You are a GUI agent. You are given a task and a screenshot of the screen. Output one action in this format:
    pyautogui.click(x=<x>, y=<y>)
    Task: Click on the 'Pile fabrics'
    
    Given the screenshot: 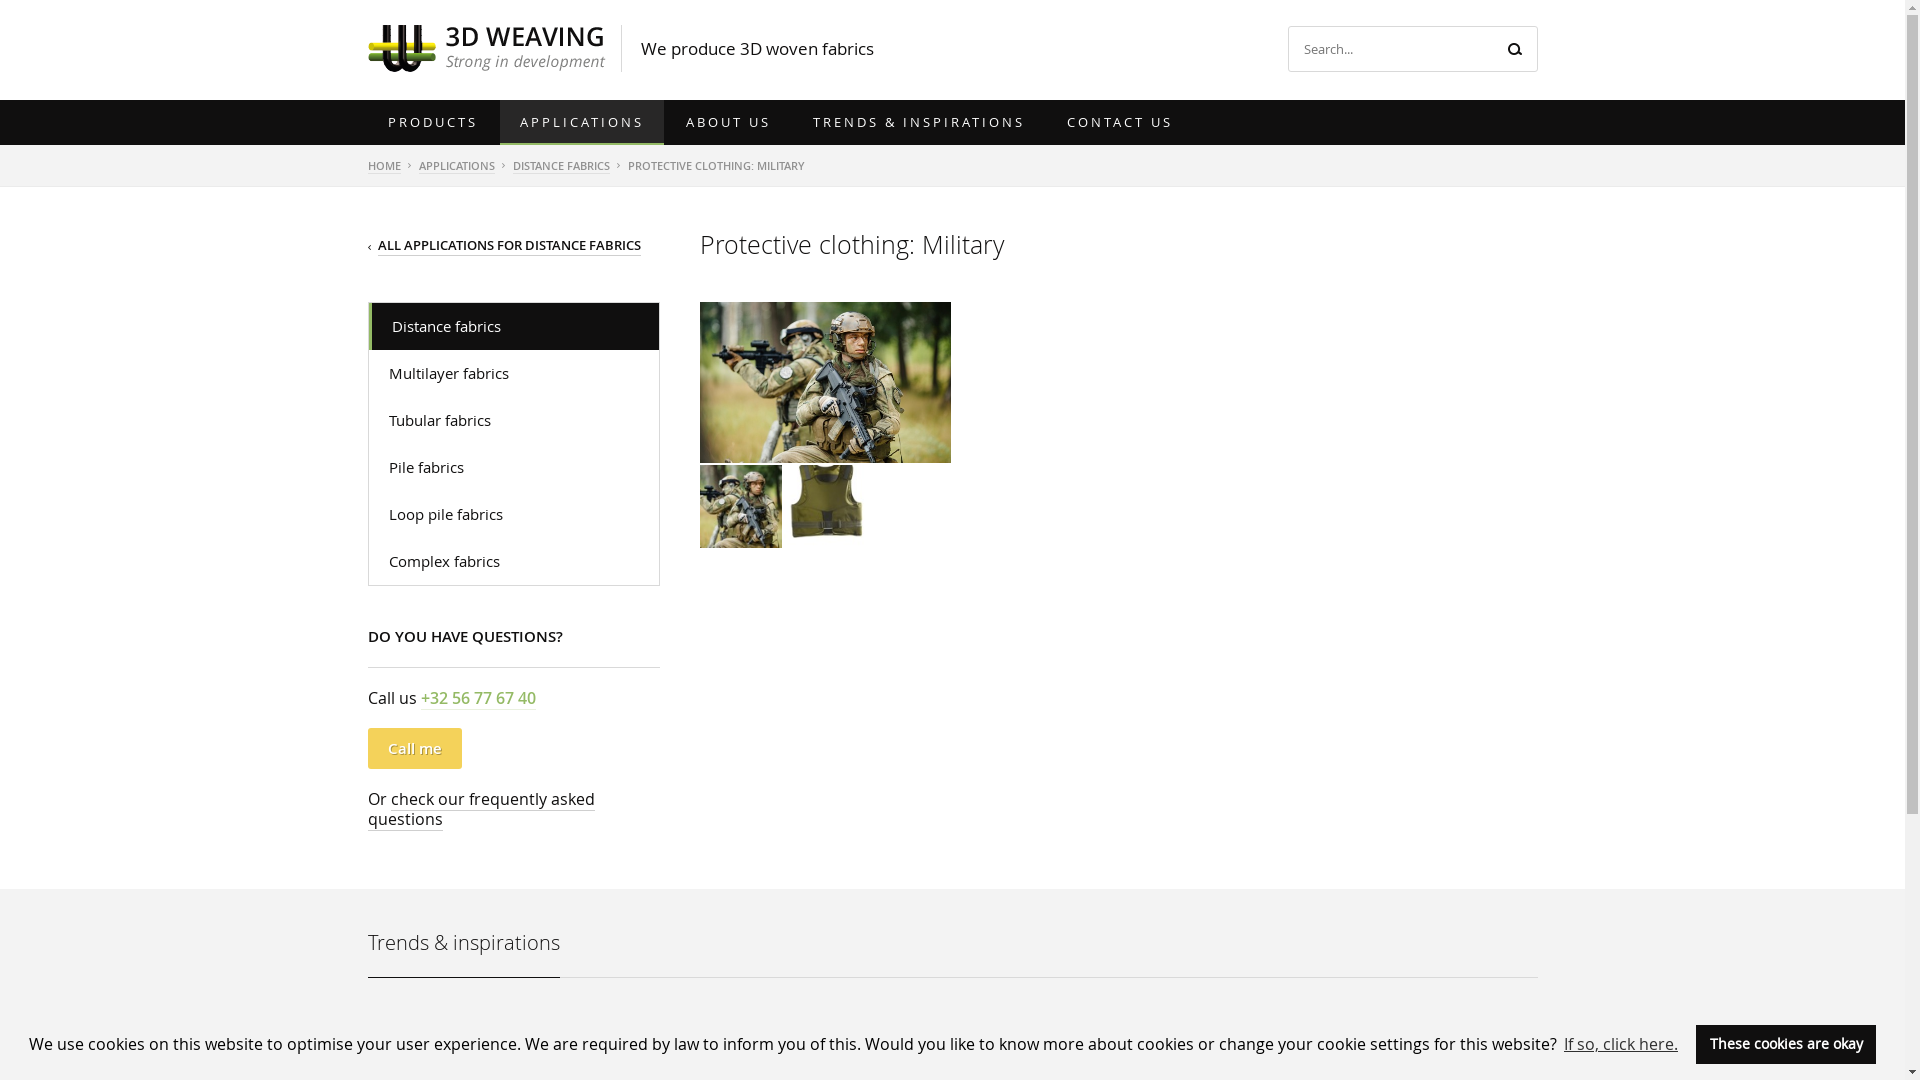 What is the action you would take?
    pyautogui.click(x=513, y=467)
    